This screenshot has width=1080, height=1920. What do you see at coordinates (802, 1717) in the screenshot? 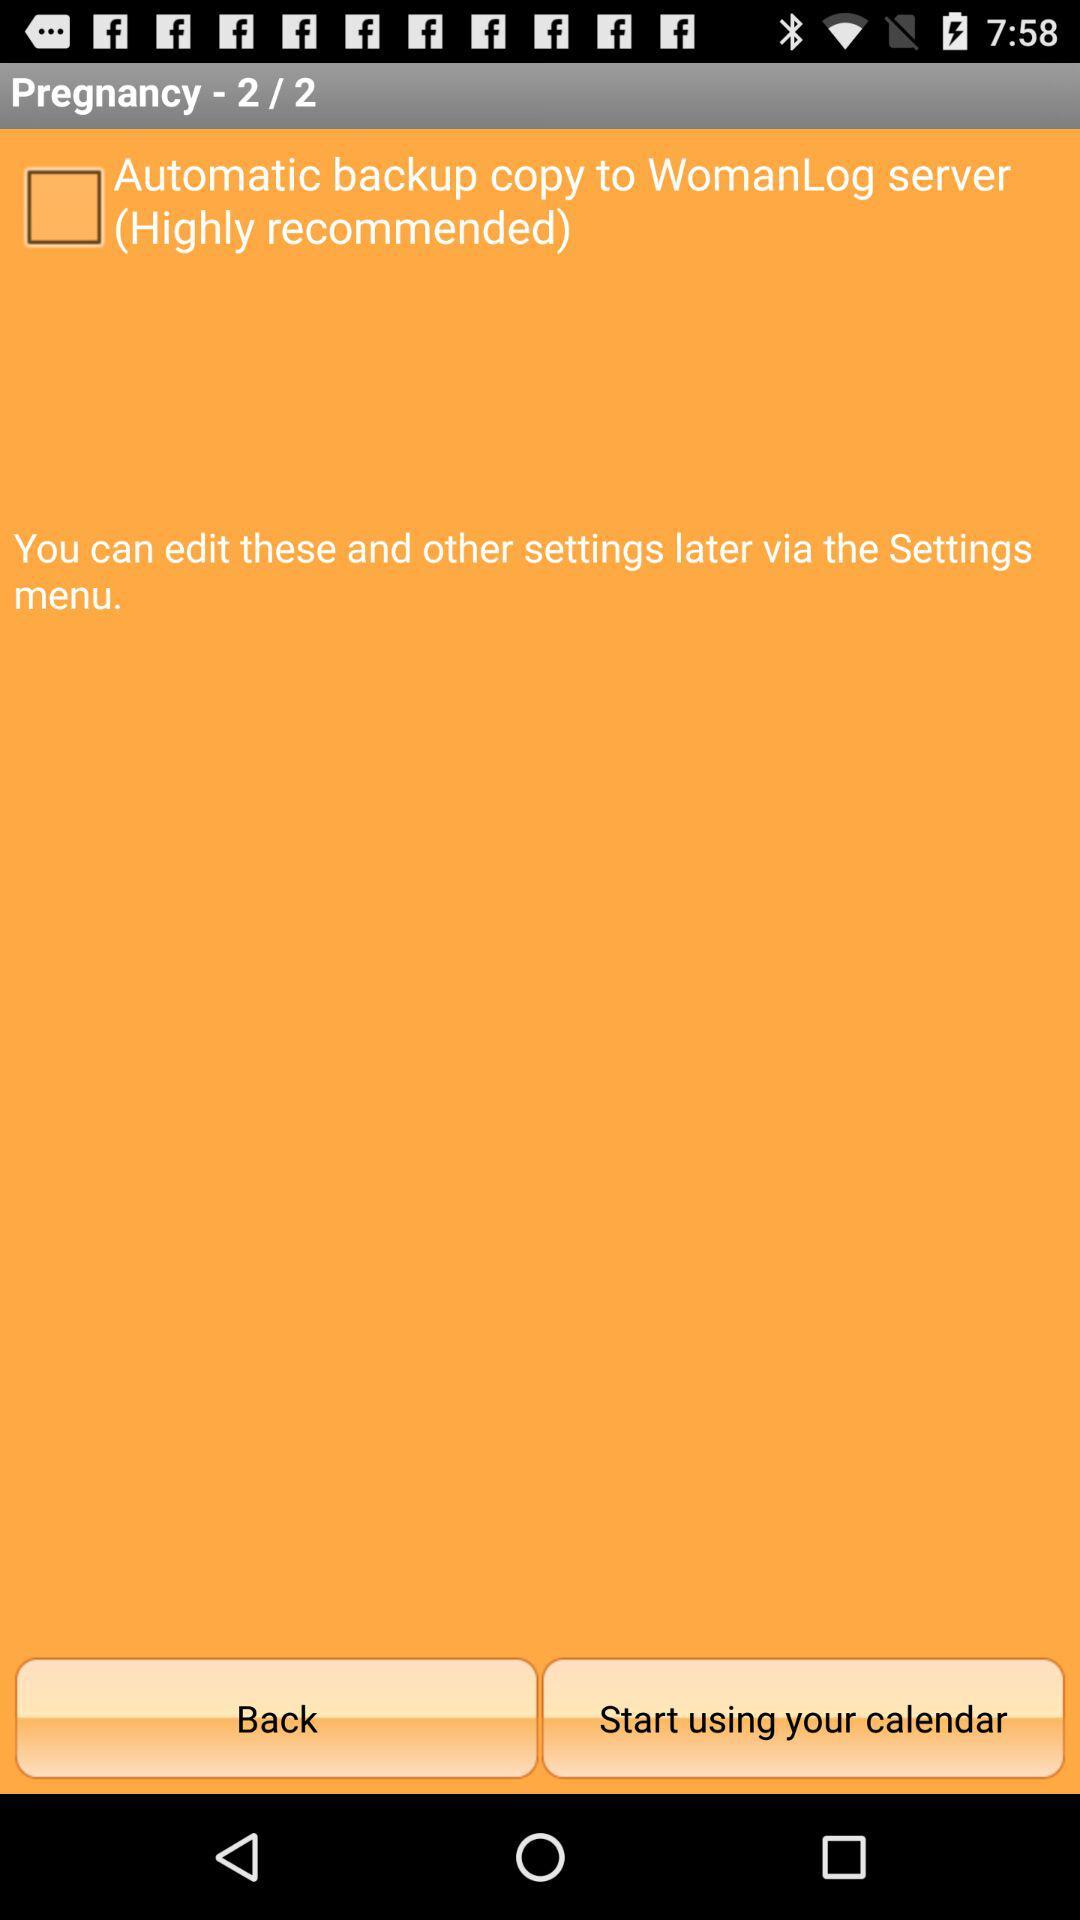
I see `the button to the right of back` at bounding box center [802, 1717].